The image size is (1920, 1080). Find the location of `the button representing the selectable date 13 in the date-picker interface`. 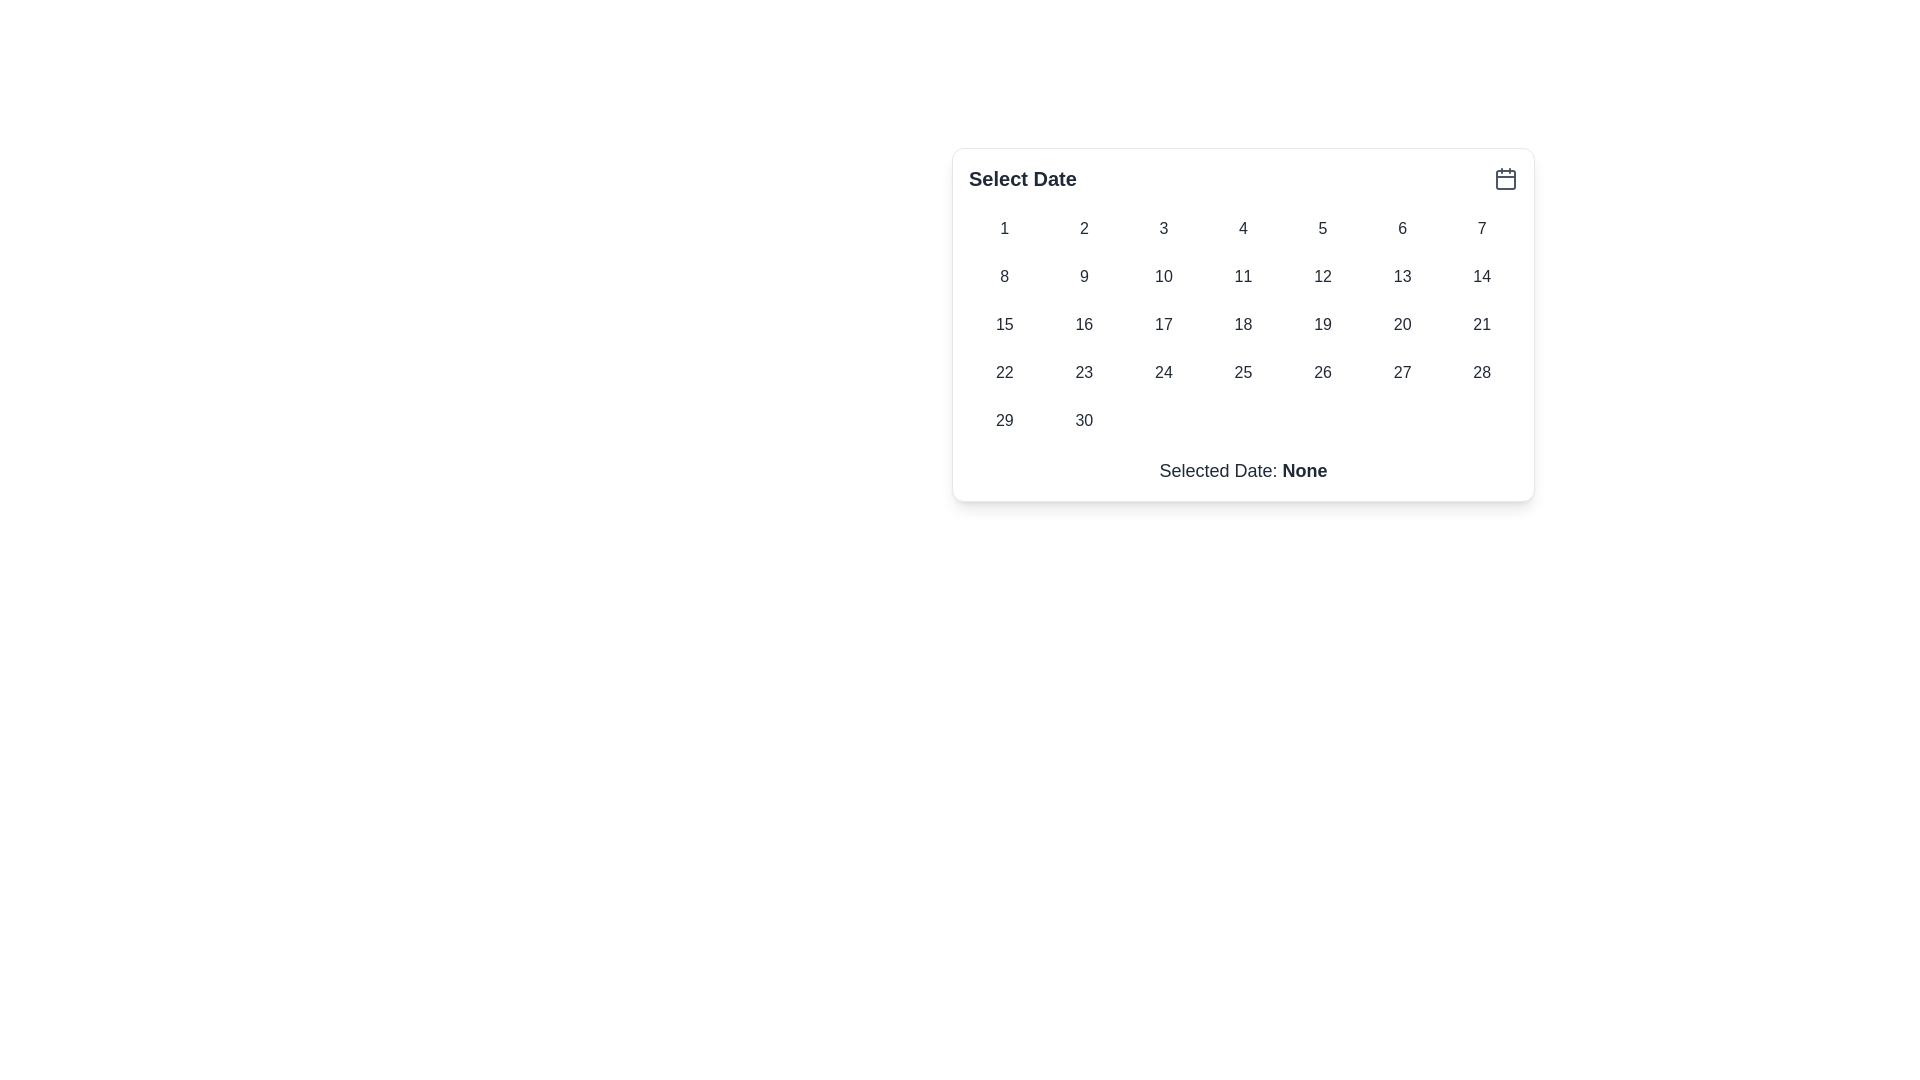

the button representing the selectable date 13 in the date-picker interface is located at coordinates (1400, 277).